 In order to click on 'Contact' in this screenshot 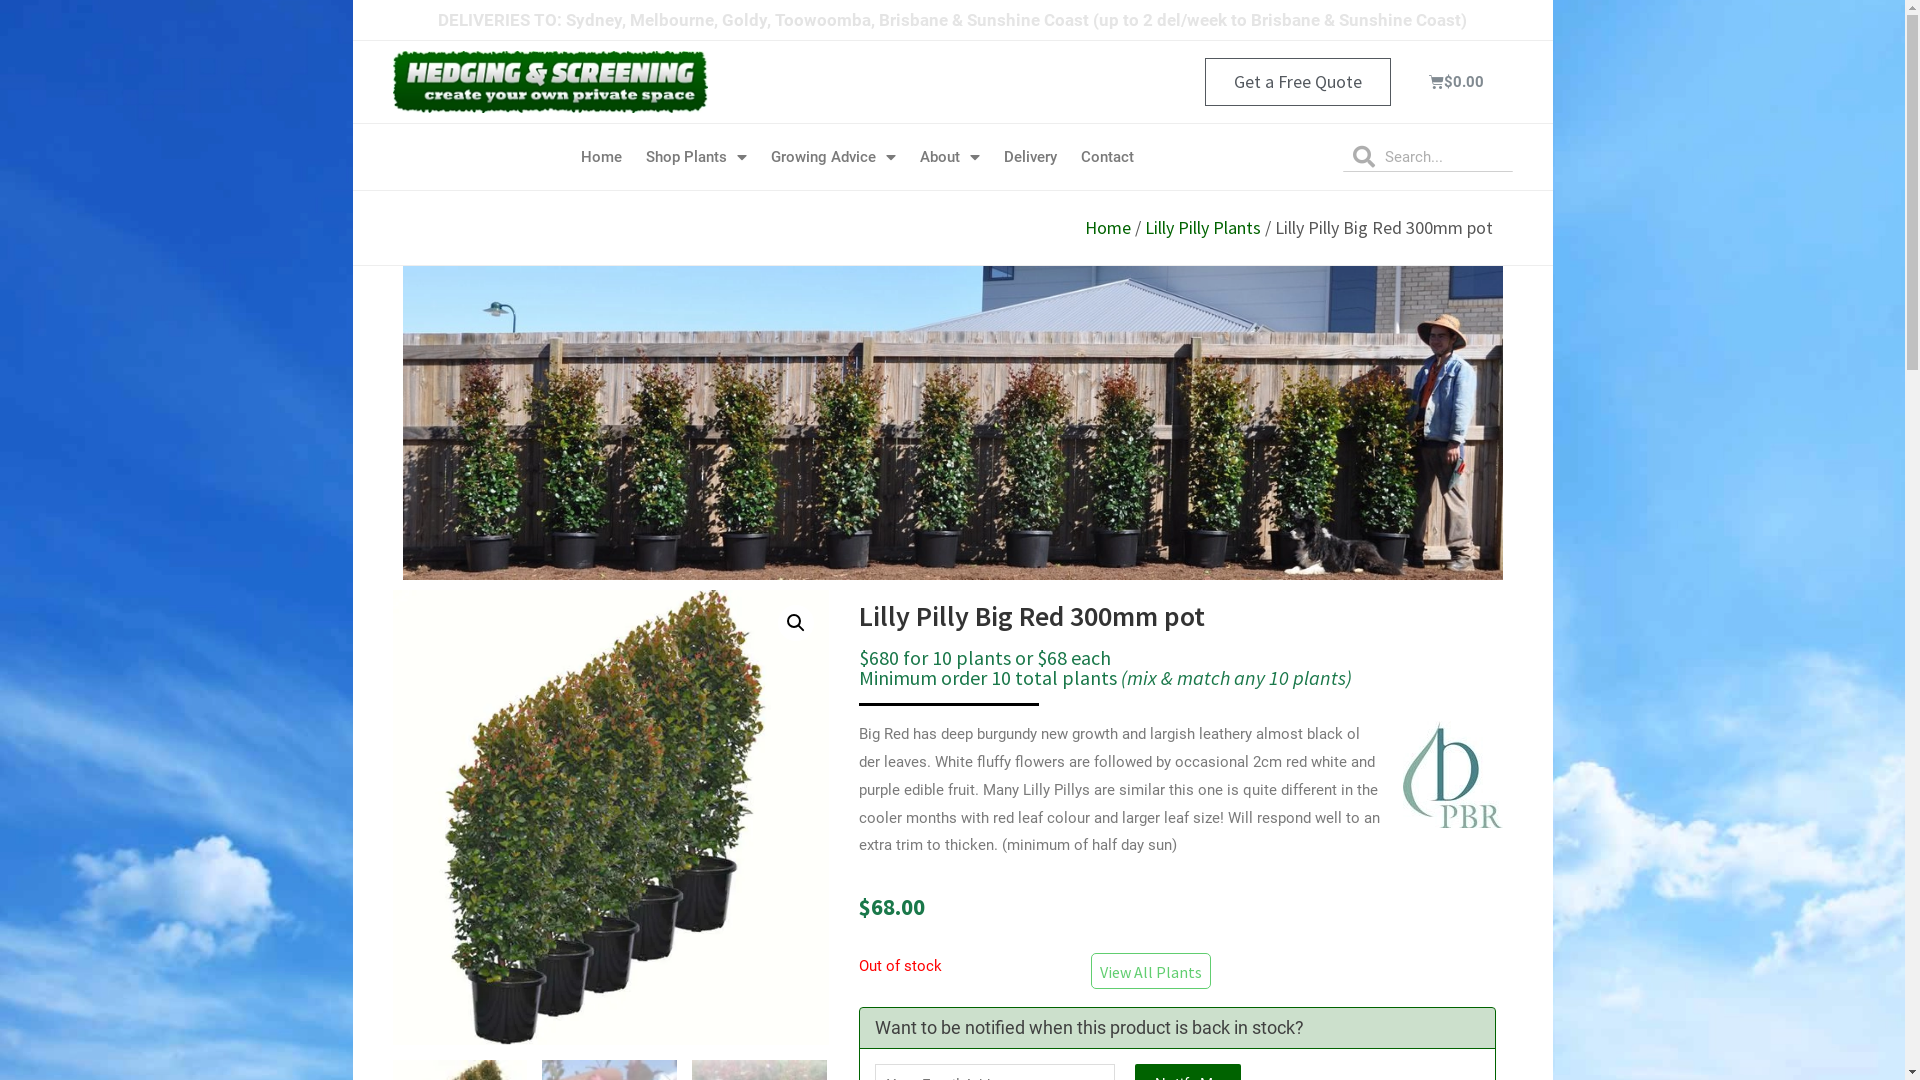, I will do `click(1106, 156)`.